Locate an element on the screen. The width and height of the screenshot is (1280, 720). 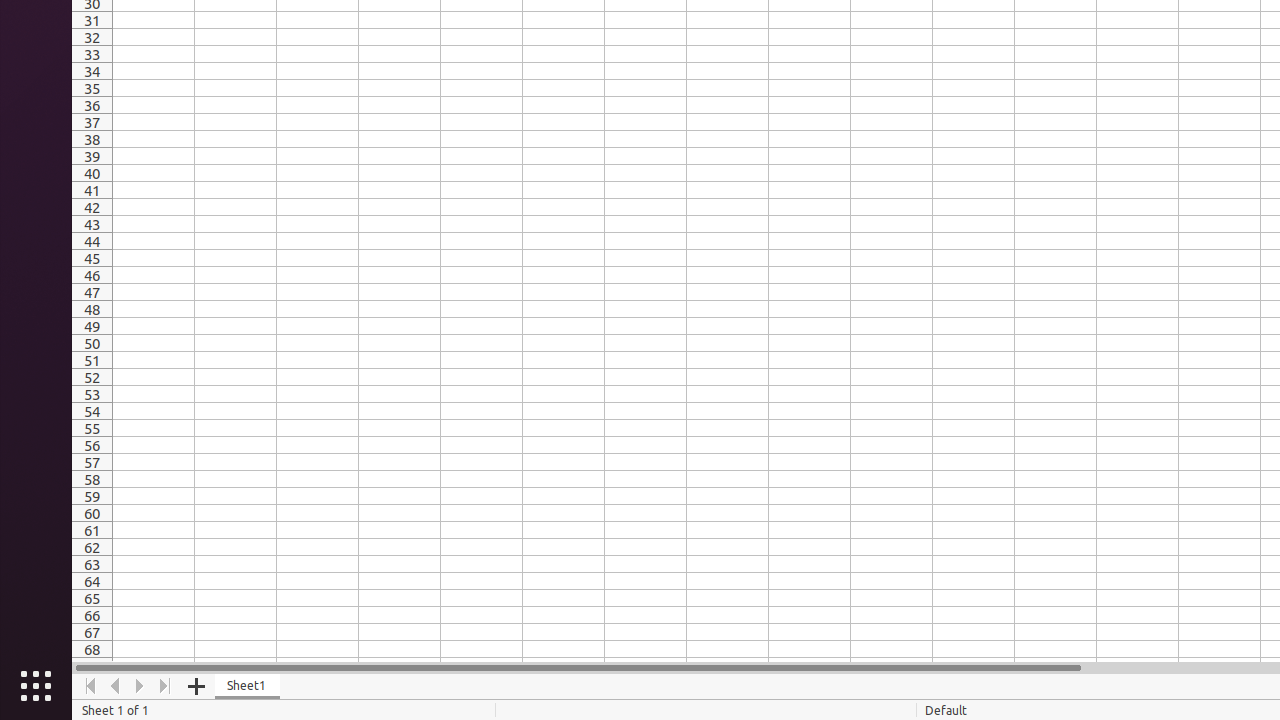
'Move To Home' is located at coordinates (89, 685).